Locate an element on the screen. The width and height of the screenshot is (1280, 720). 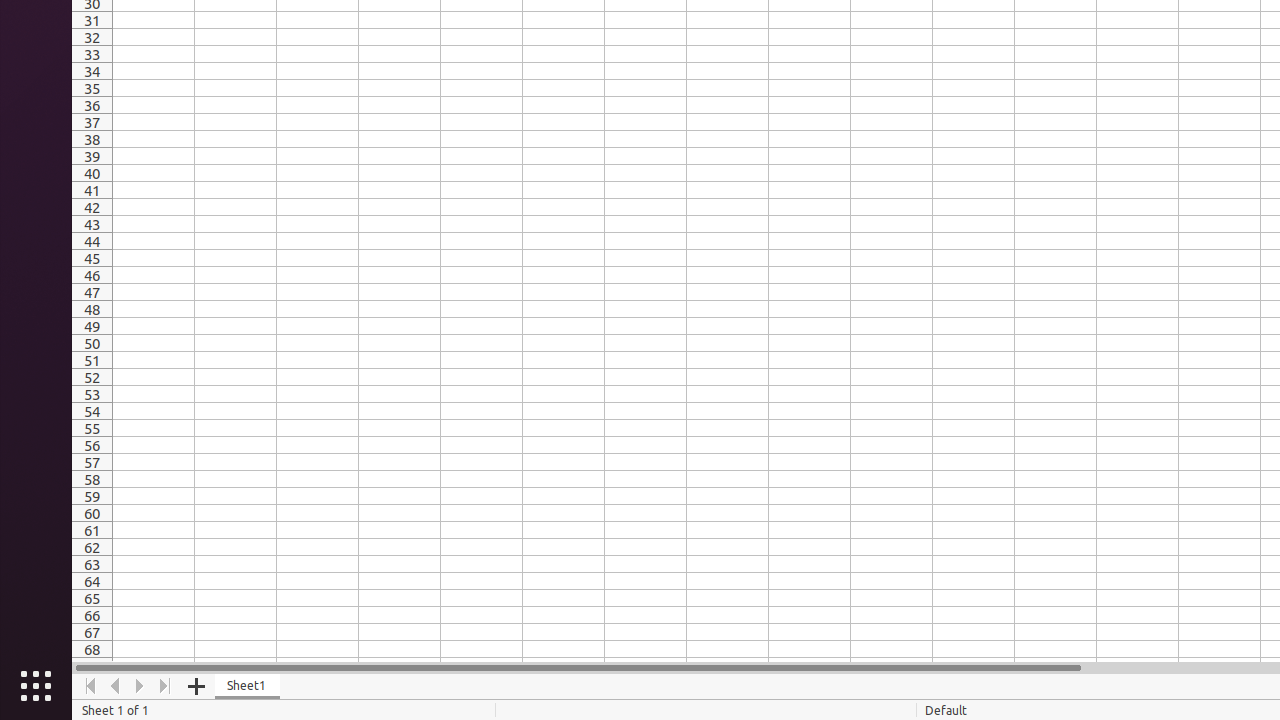
'Move To Home' is located at coordinates (89, 685).